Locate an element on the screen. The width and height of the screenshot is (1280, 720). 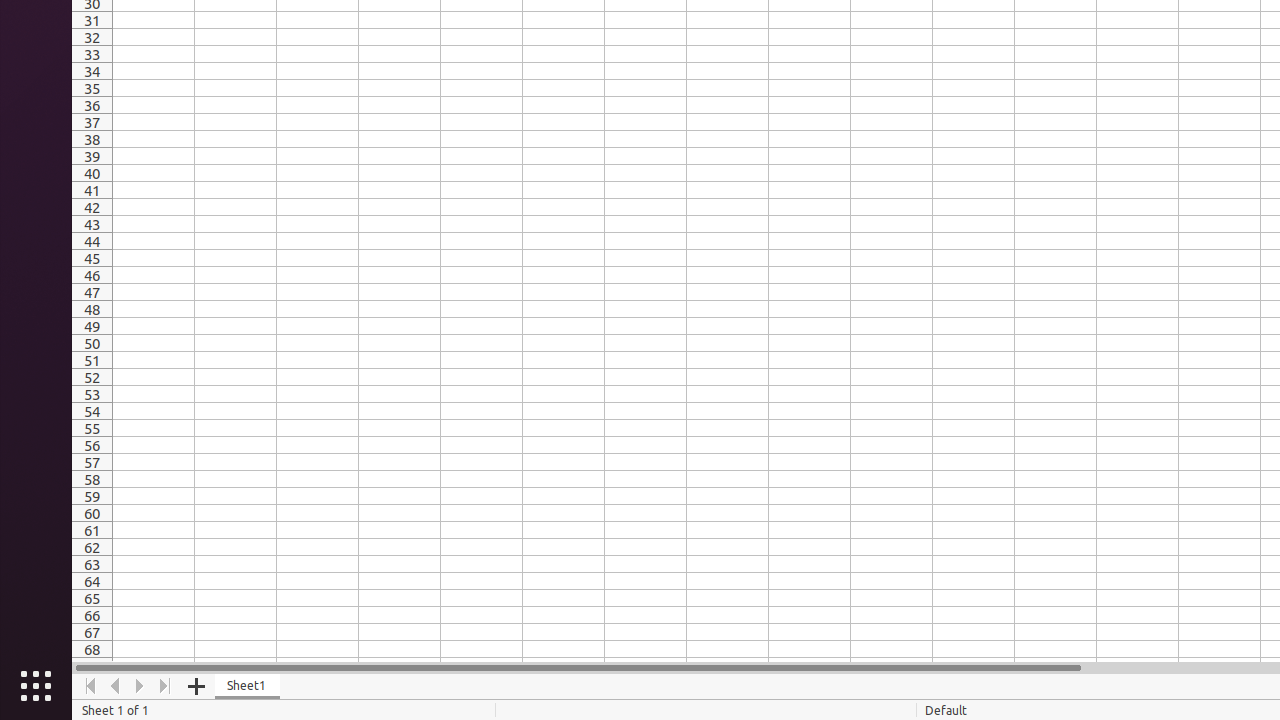
'Move To Home' is located at coordinates (89, 685).